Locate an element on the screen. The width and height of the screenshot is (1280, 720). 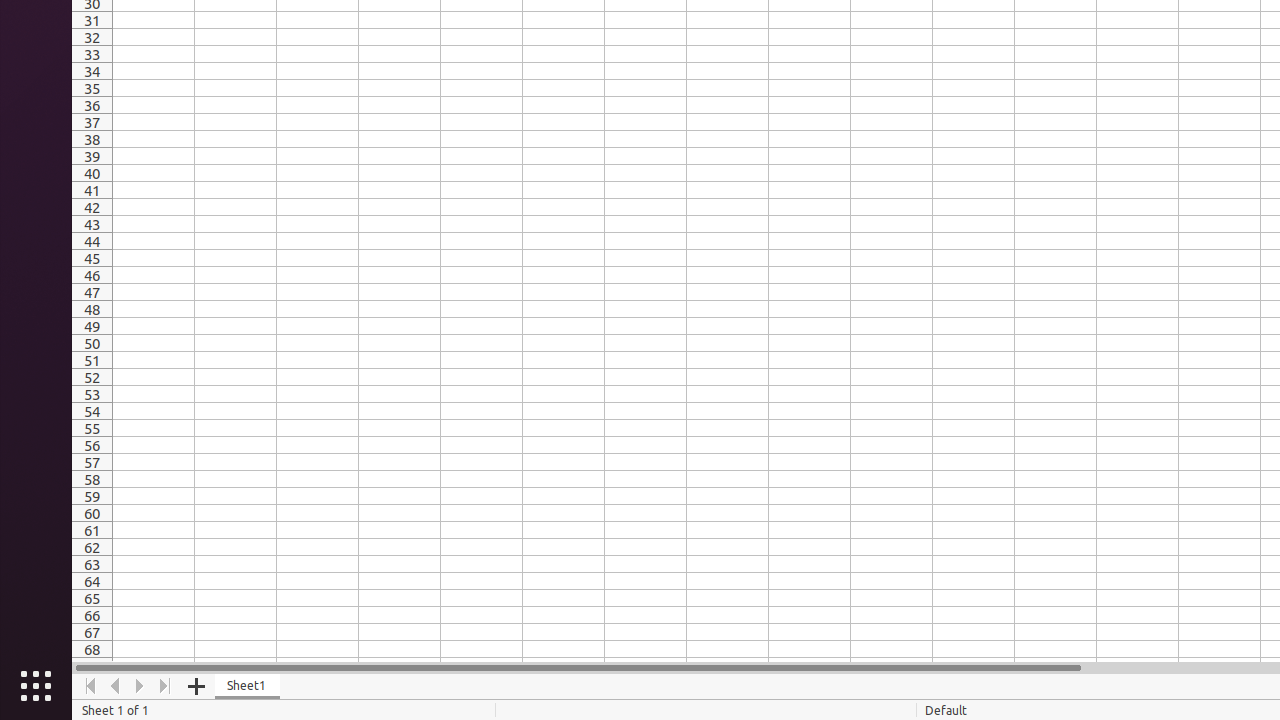
'Move To Home' is located at coordinates (89, 685).